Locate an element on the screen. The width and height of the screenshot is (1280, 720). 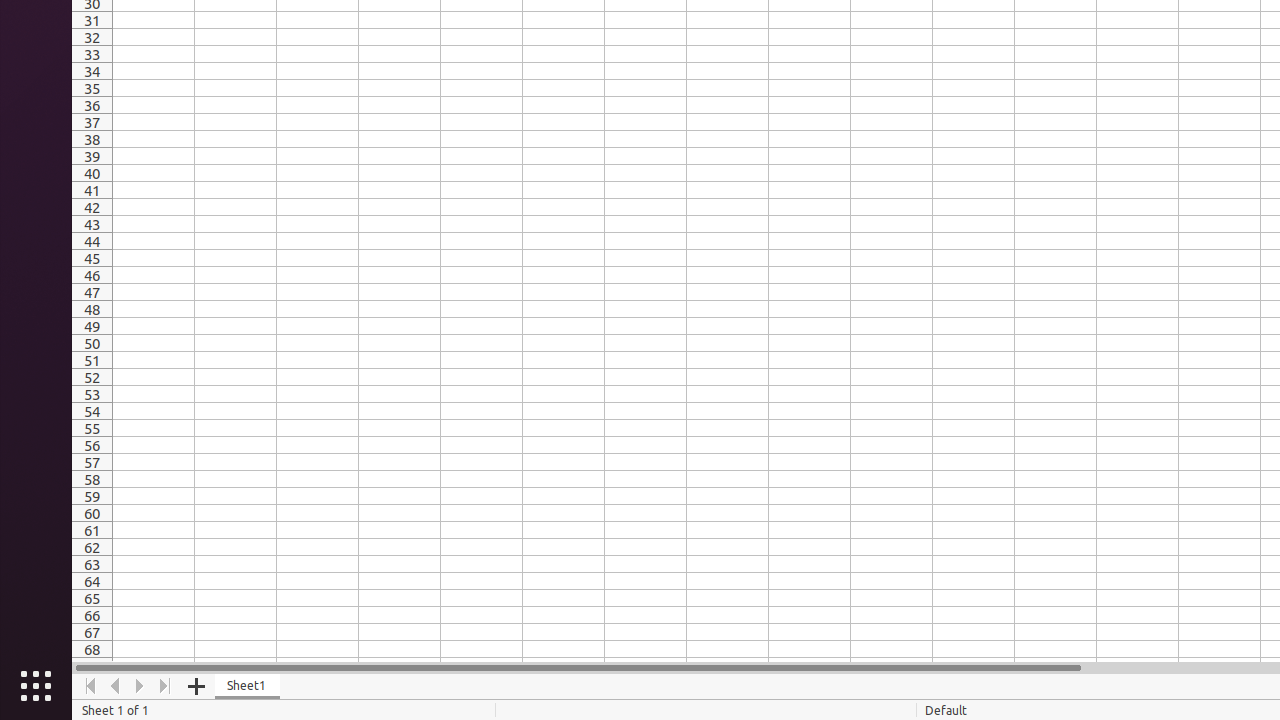
'Move To Home' is located at coordinates (89, 685).